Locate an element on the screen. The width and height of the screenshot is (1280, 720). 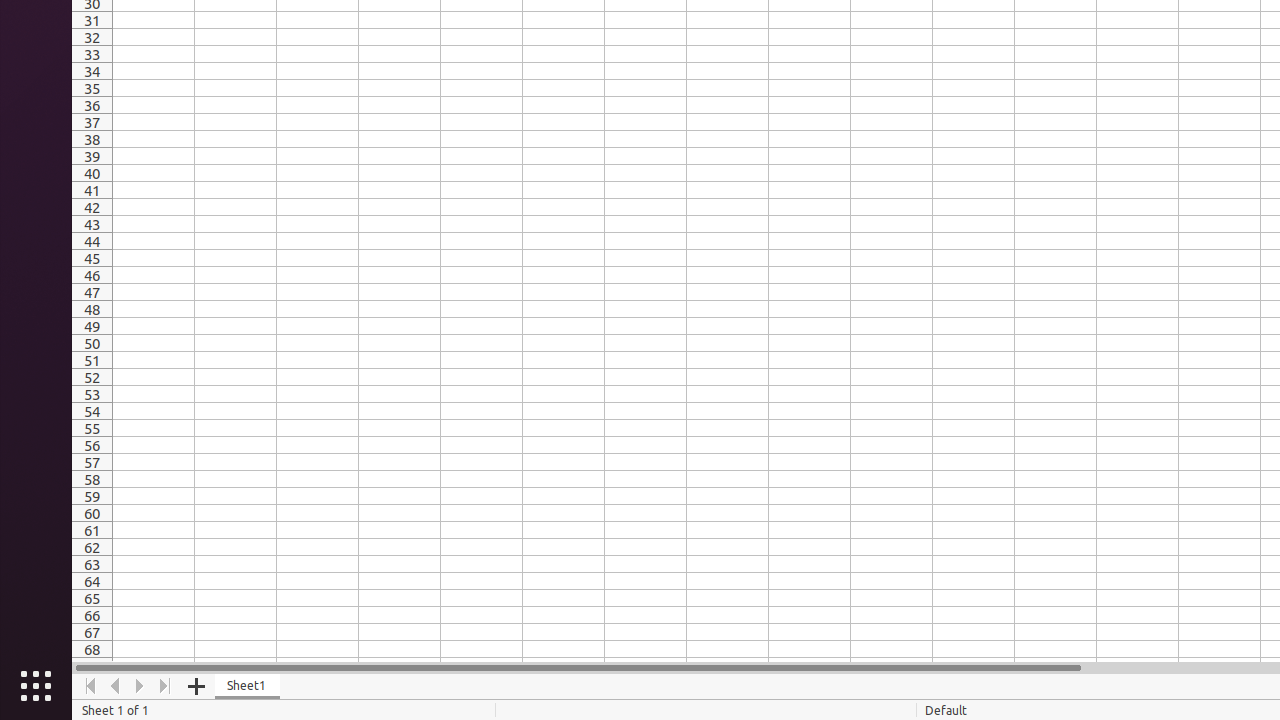
'Move To Home' is located at coordinates (89, 685).